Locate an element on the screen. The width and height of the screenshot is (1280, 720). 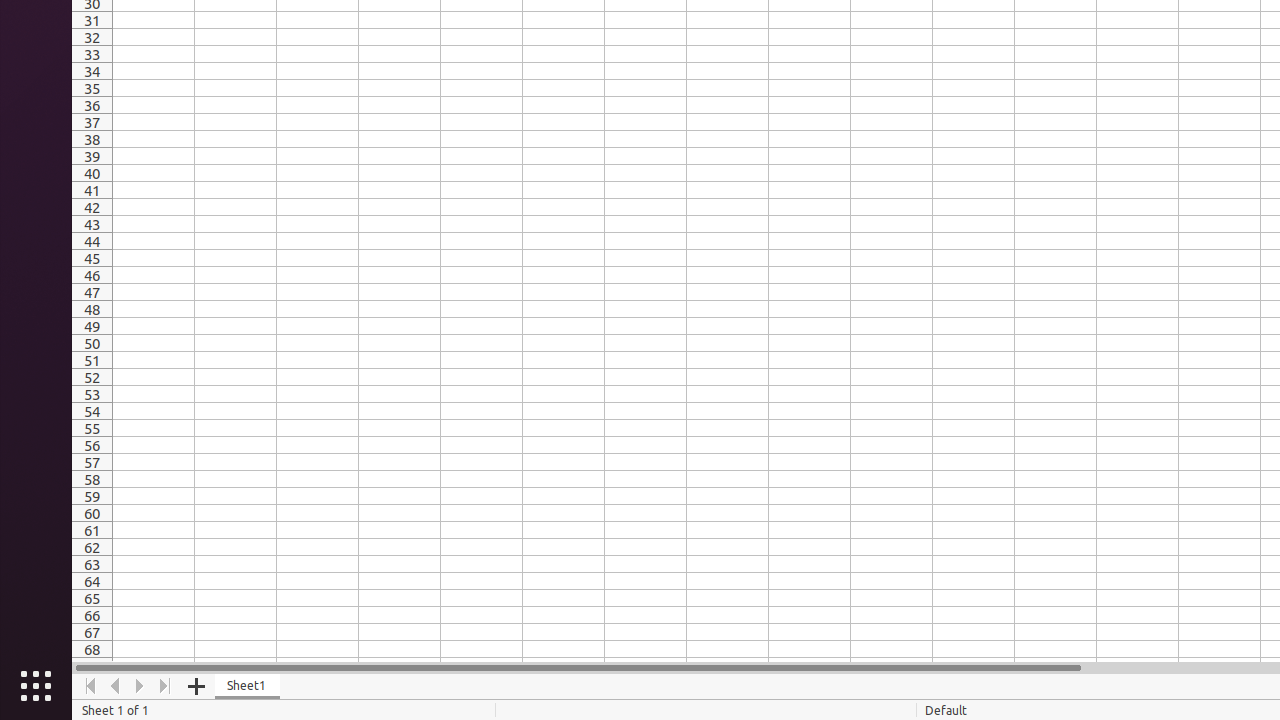
'Move To Home' is located at coordinates (89, 685).